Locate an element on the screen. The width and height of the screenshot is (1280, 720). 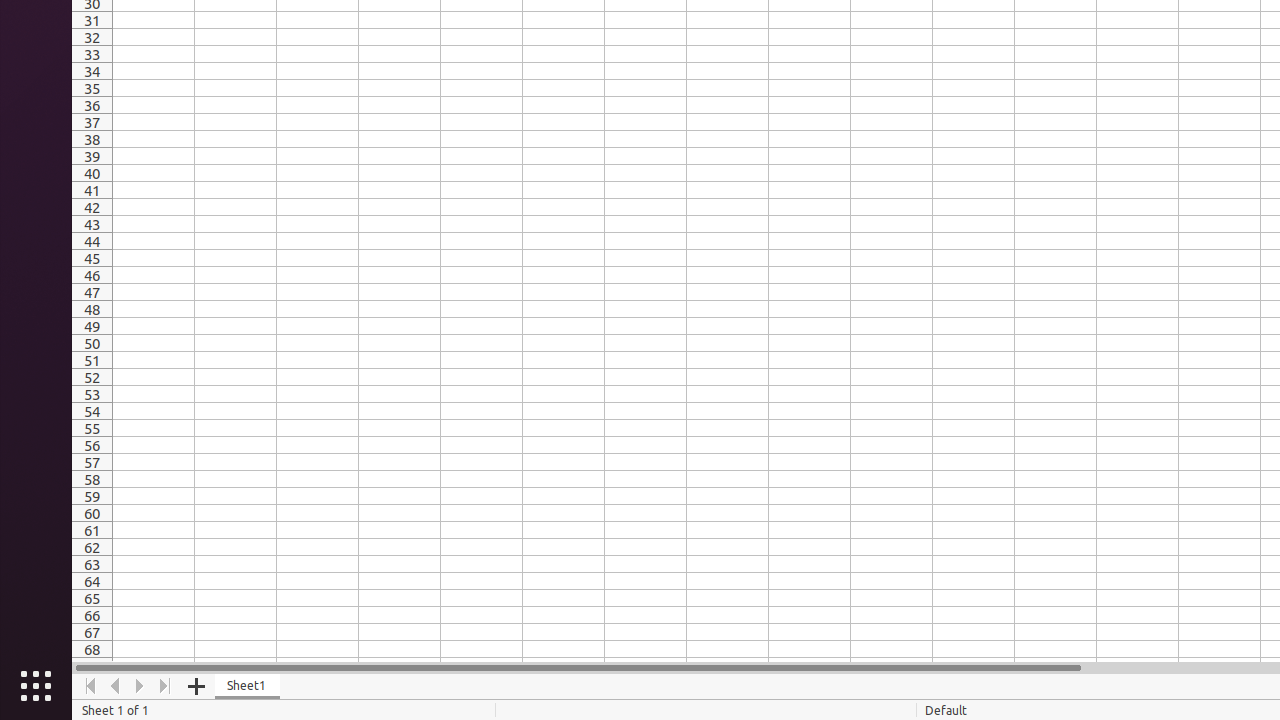
'Move To Home' is located at coordinates (89, 685).